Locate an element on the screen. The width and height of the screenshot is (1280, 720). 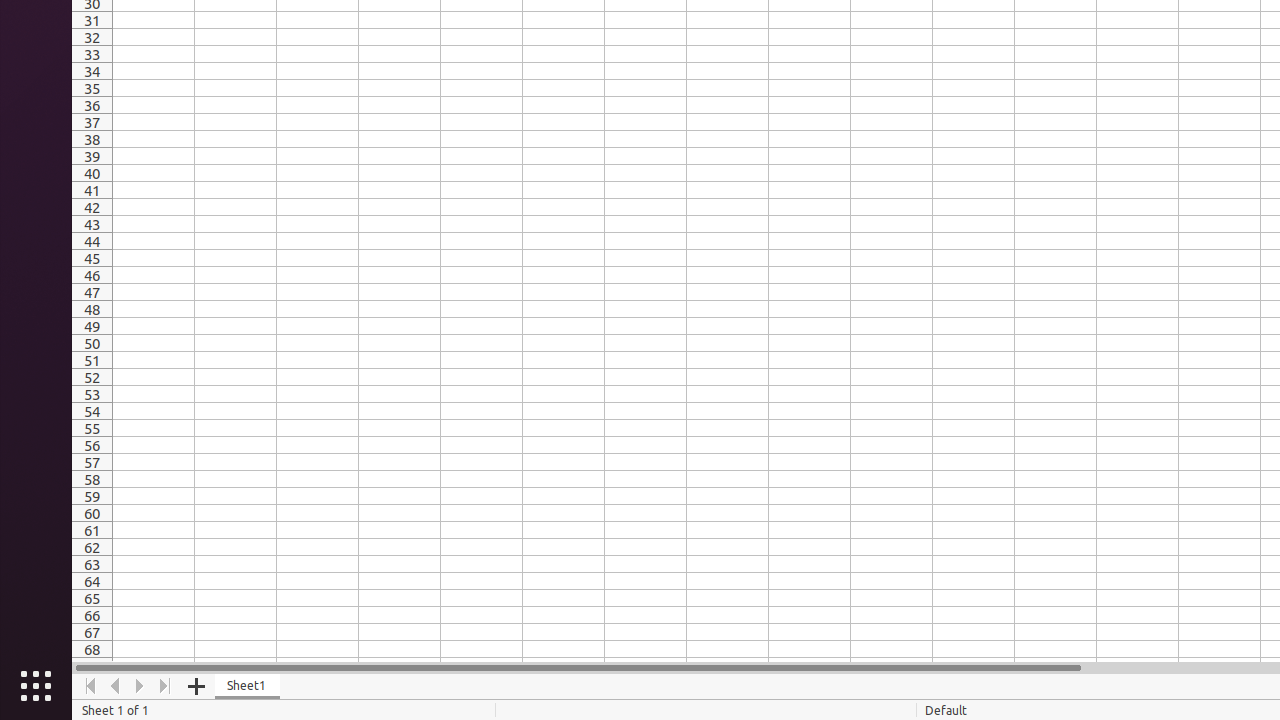
'Move To Home' is located at coordinates (89, 685).